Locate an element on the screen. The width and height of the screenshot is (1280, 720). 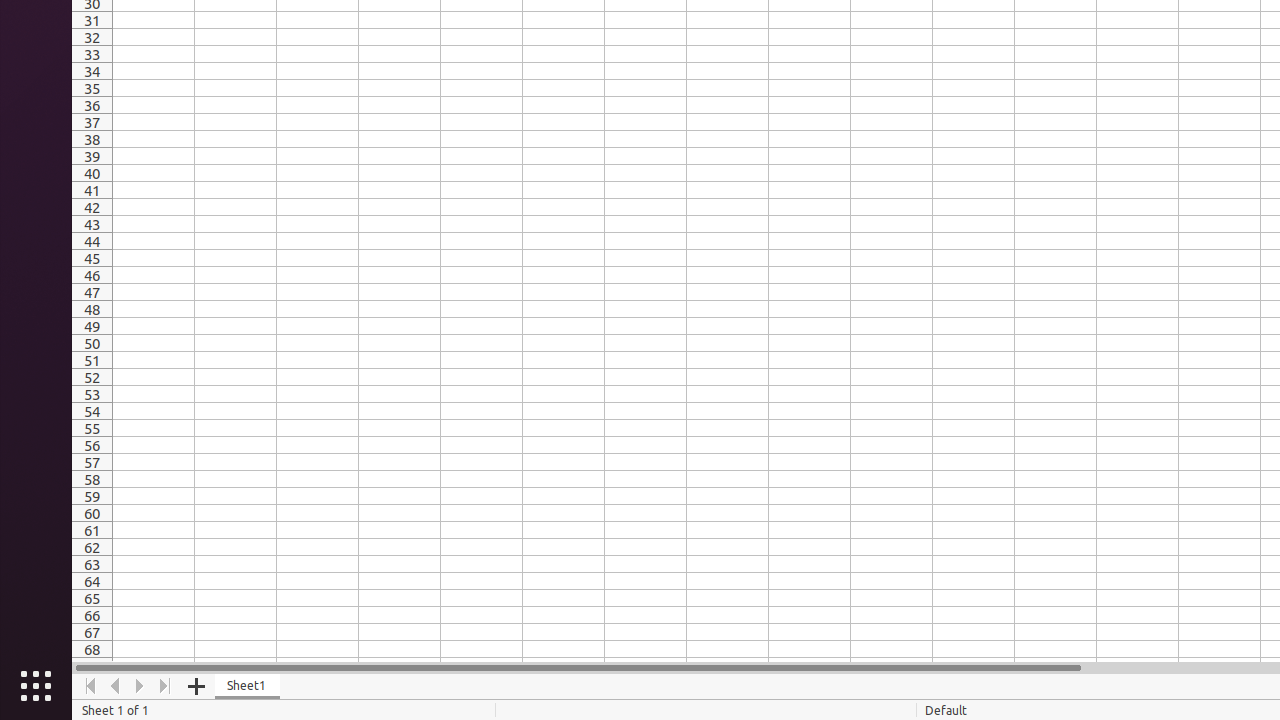
'Move To Home' is located at coordinates (89, 685).